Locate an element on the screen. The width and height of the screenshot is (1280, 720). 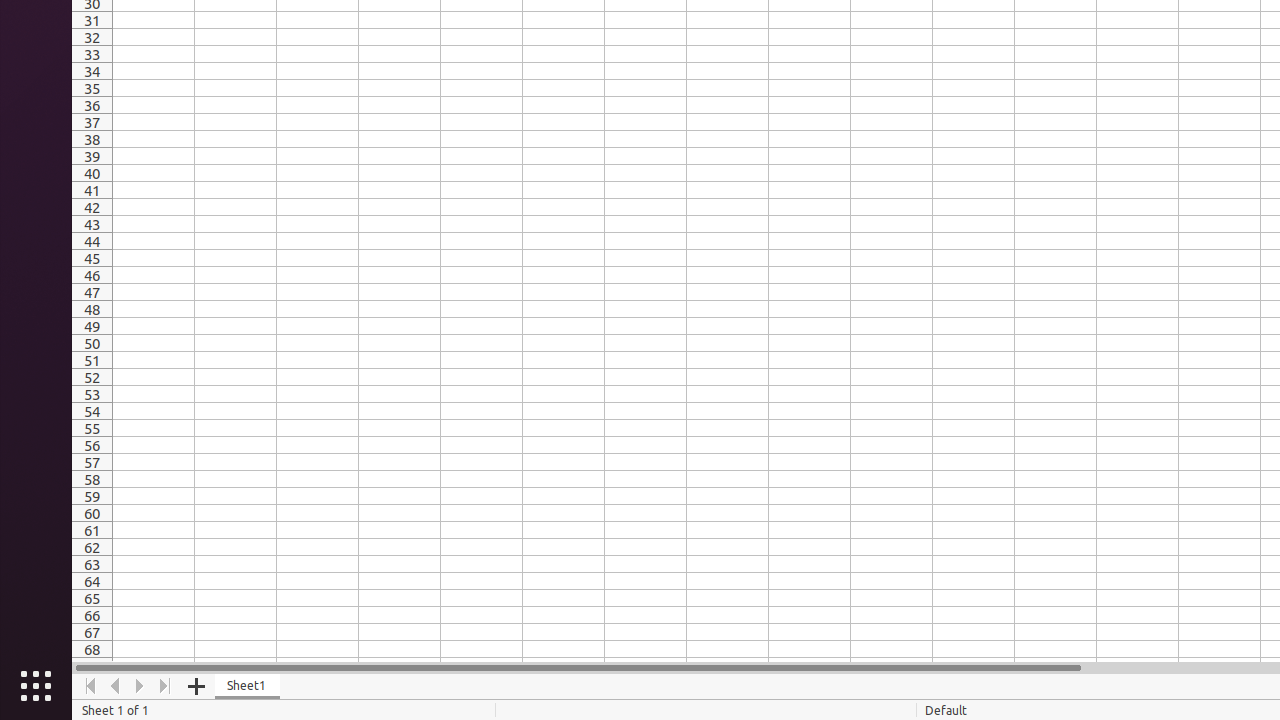
'Move To Home' is located at coordinates (89, 685).